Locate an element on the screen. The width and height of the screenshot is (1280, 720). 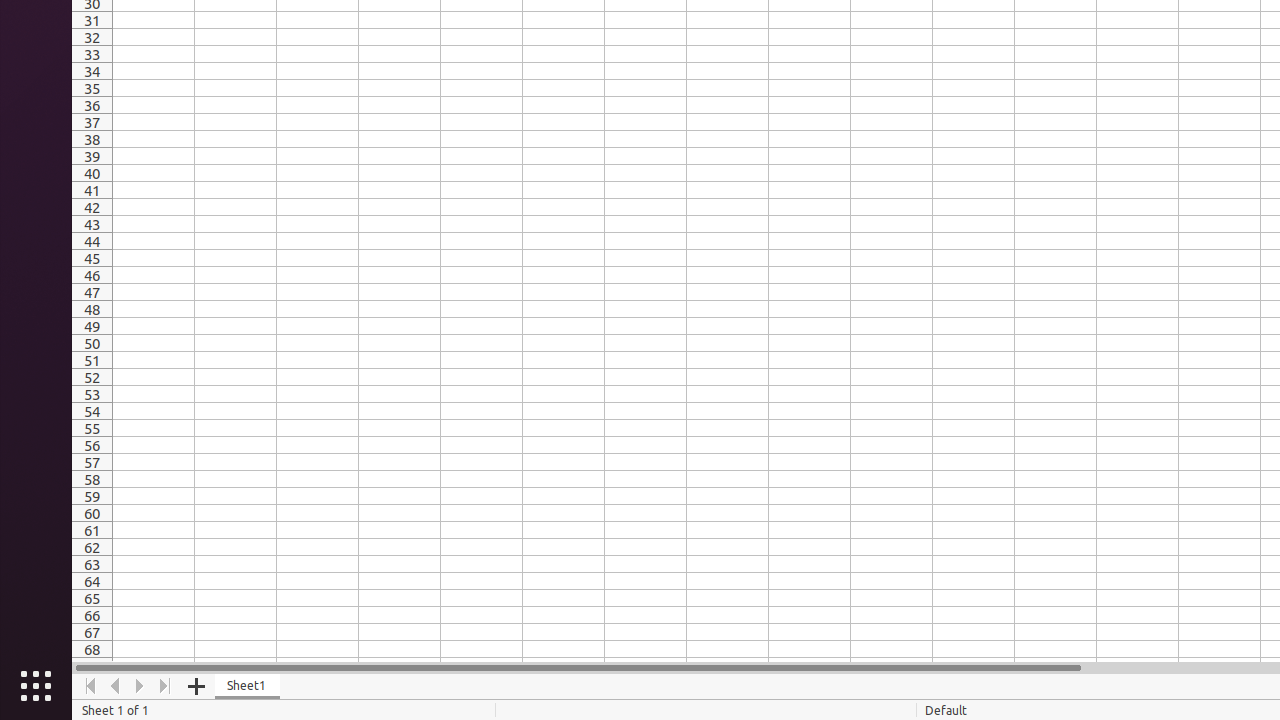
'Move To Home' is located at coordinates (89, 685).